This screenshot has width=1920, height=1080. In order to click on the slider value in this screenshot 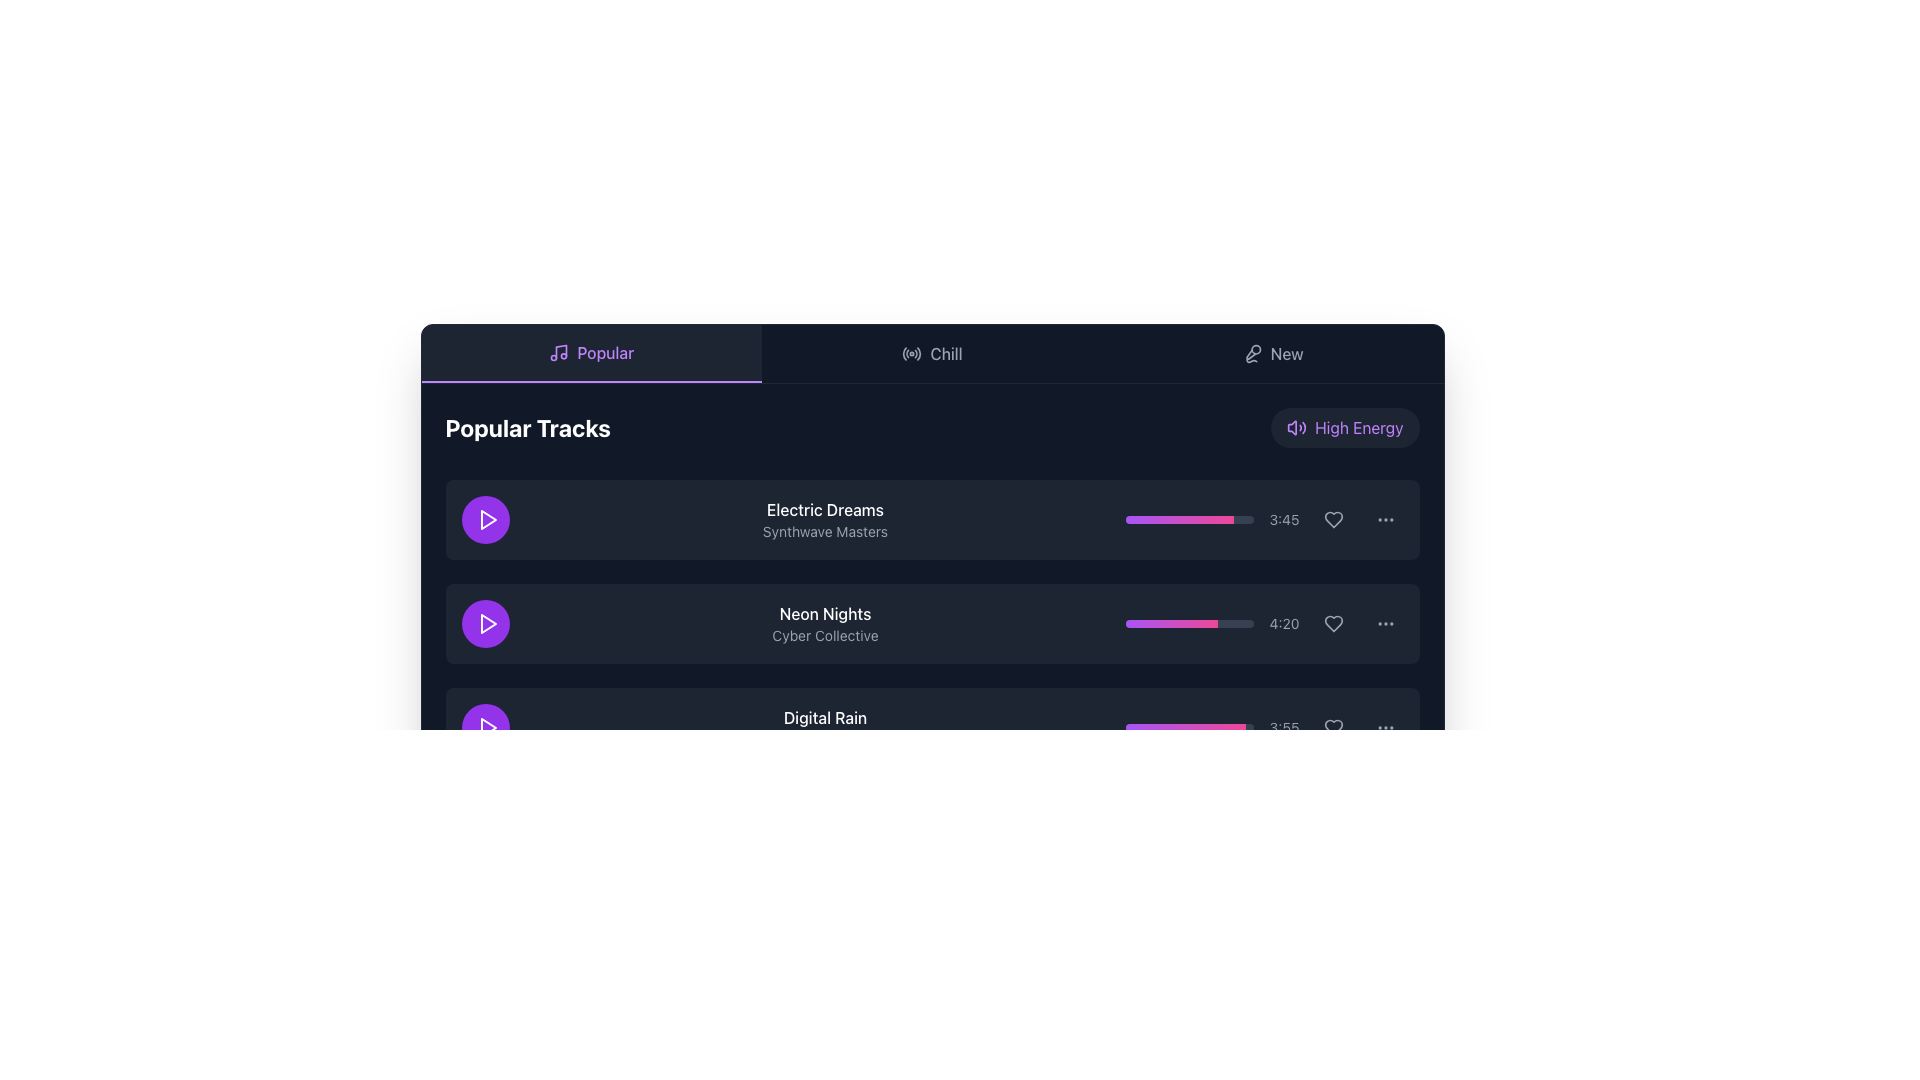, I will do `click(1193, 728)`.